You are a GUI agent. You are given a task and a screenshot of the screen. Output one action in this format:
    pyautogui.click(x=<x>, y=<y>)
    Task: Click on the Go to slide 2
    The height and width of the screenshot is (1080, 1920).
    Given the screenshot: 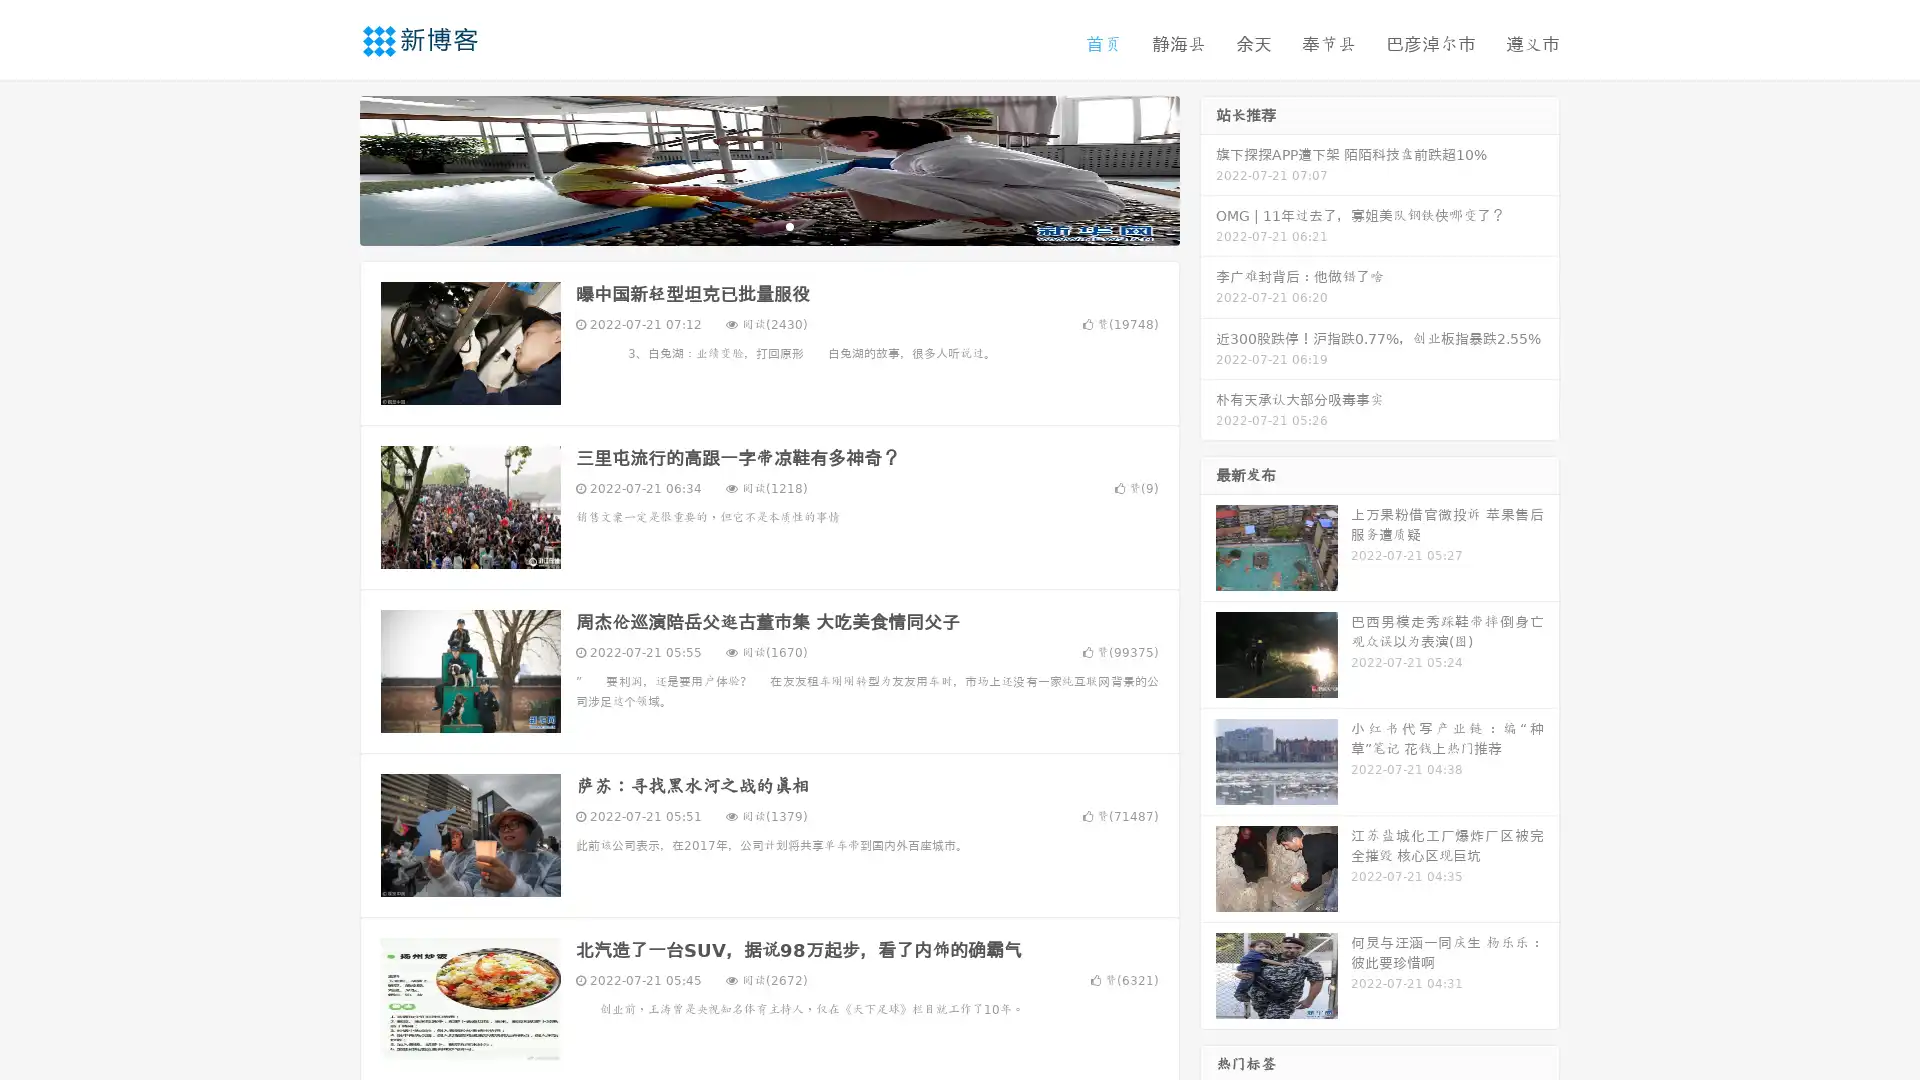 What is the action you would take?
    pyautogui.click(x=768, y=225)
    